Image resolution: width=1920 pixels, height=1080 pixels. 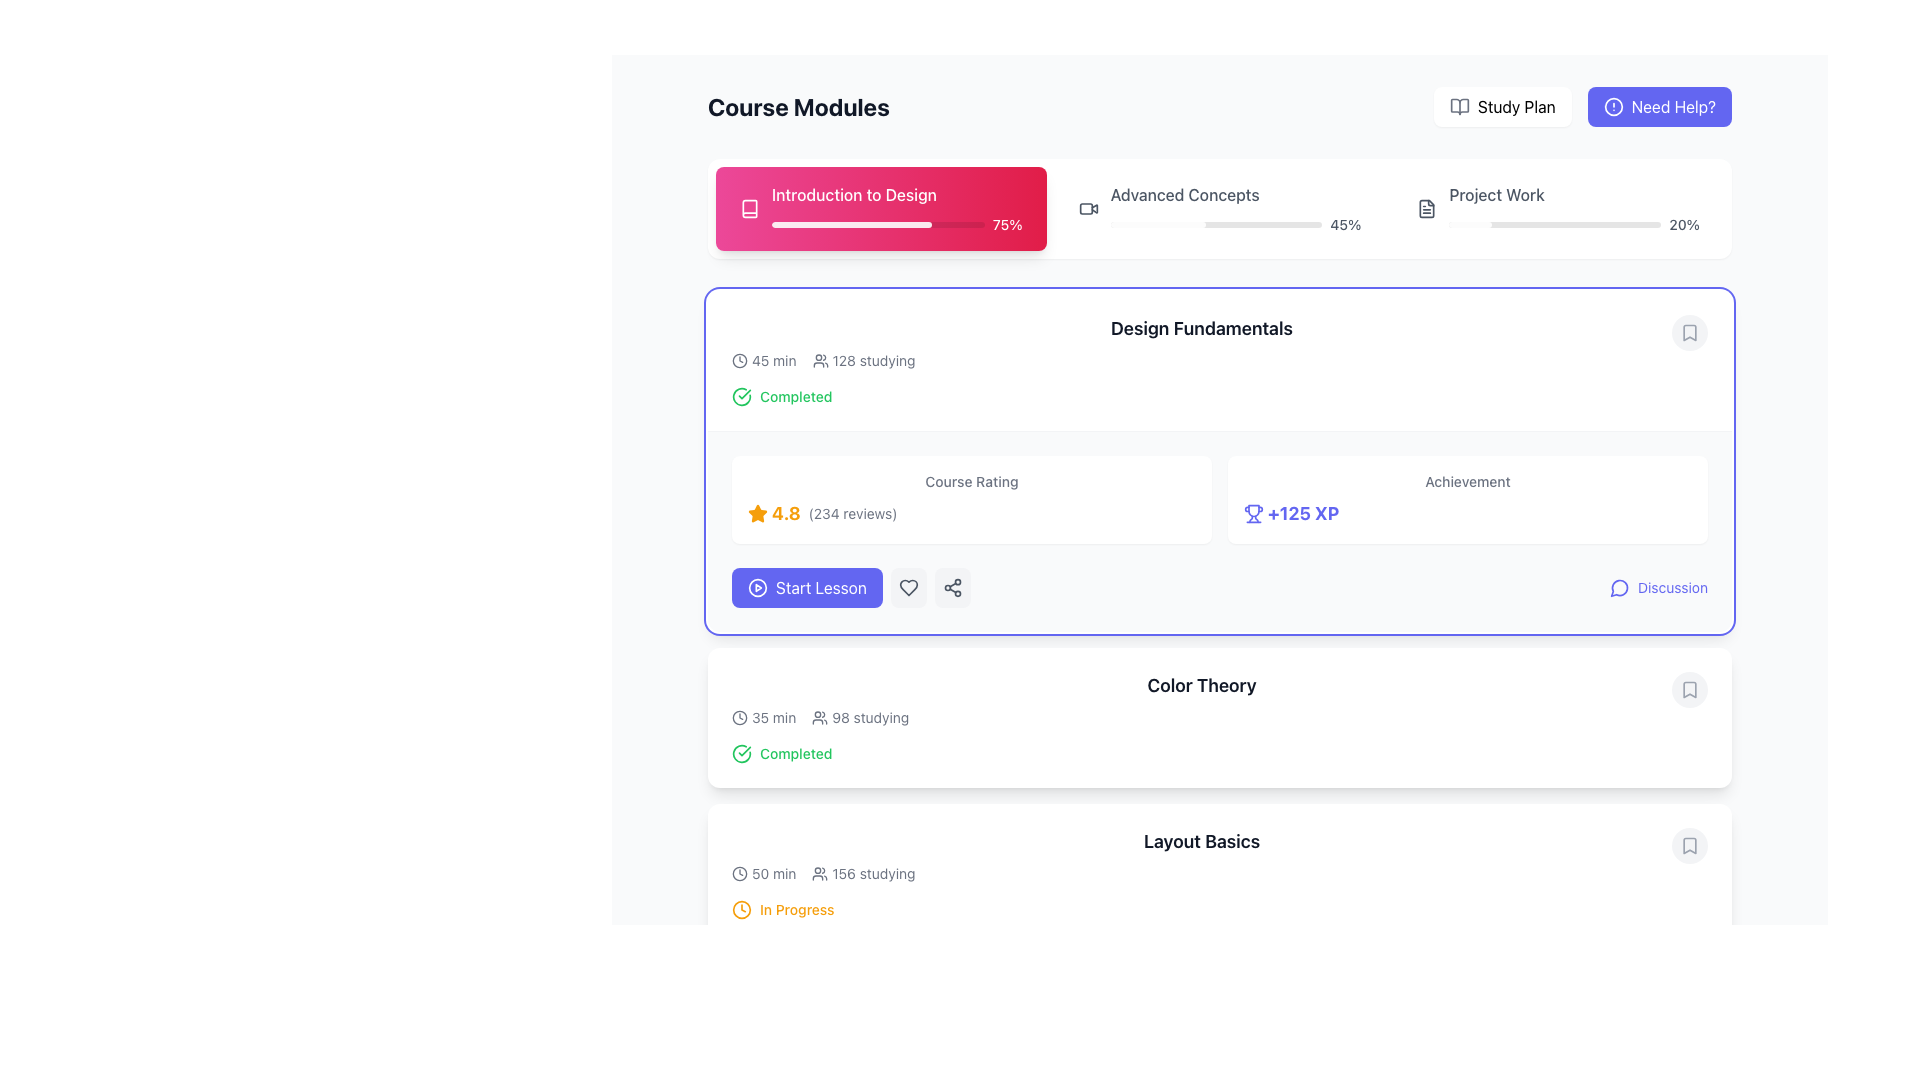 I want to click on the 'Need Help?' button with a royal blue background and white text to interact, so click(x=1582, y=107).